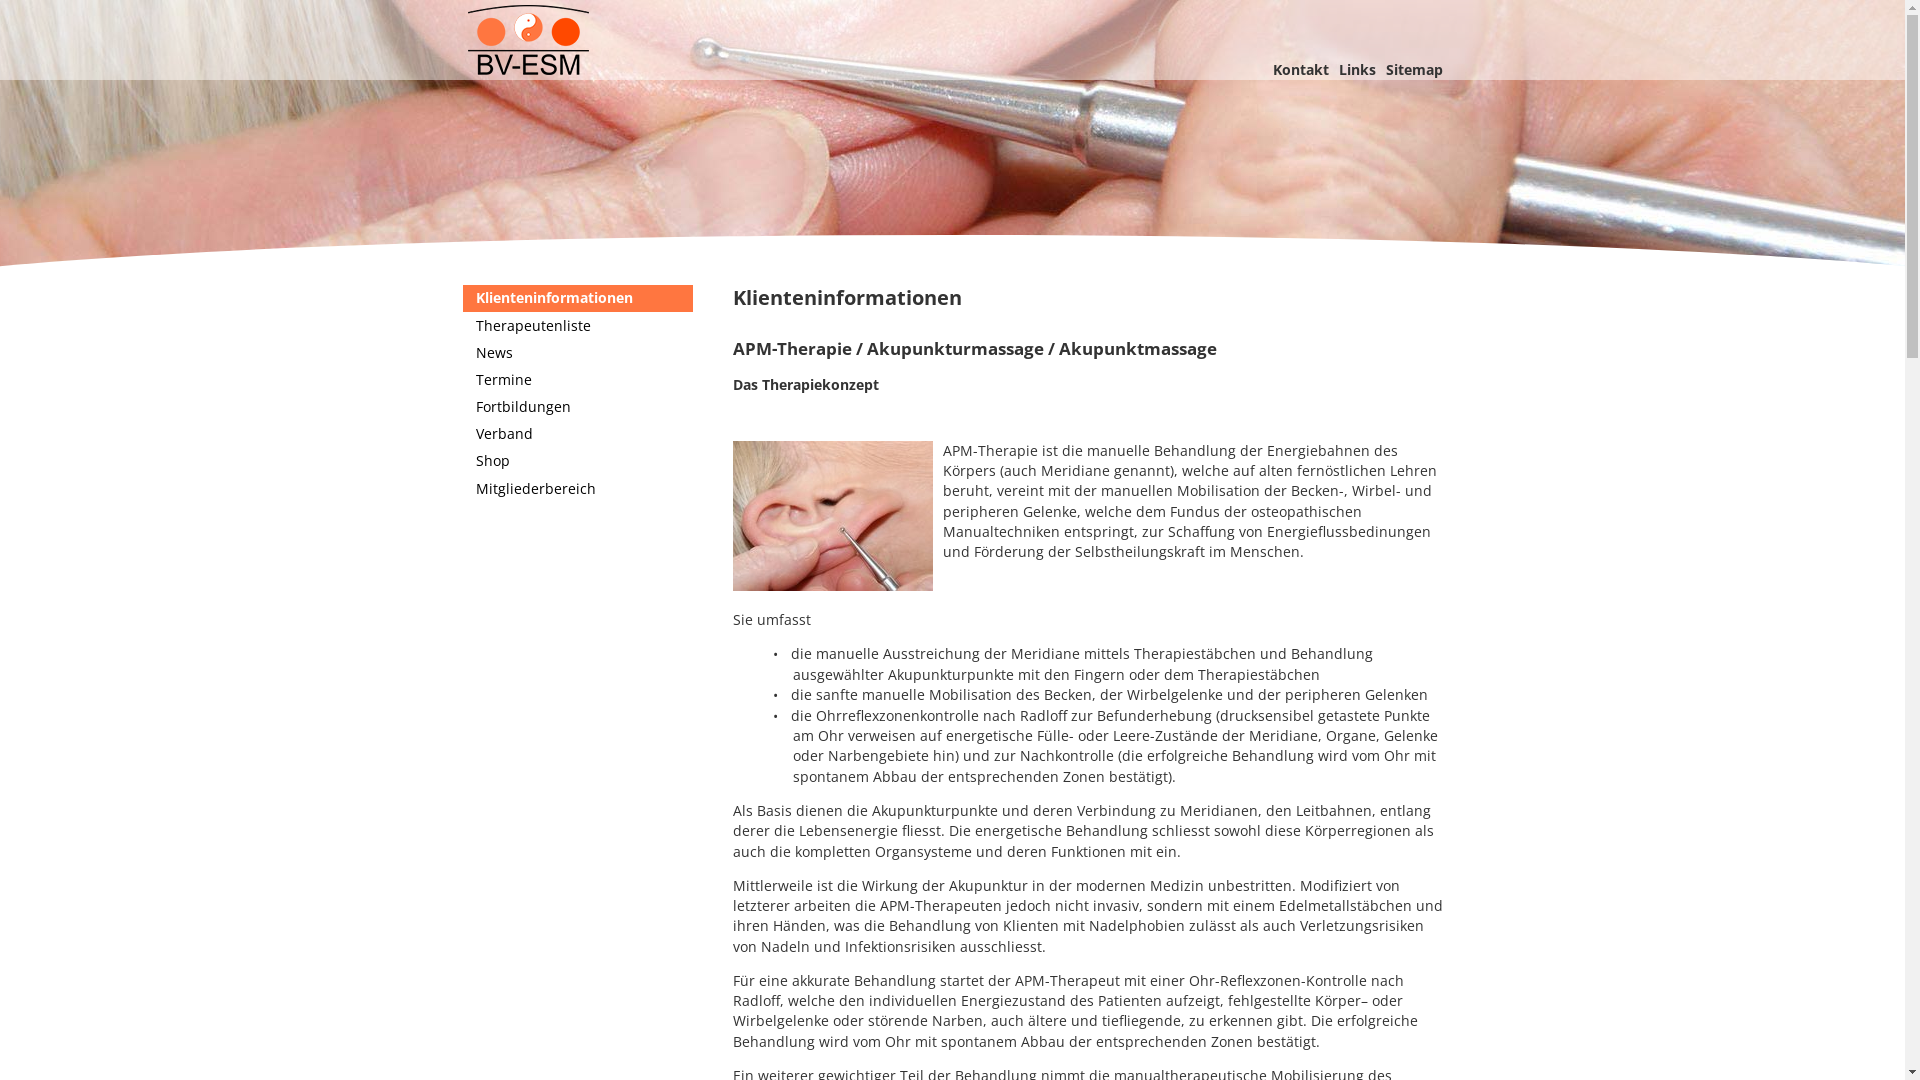 This screenshot has height=1080, width=1920. I want to click on 'Verband', so click(575, 433).